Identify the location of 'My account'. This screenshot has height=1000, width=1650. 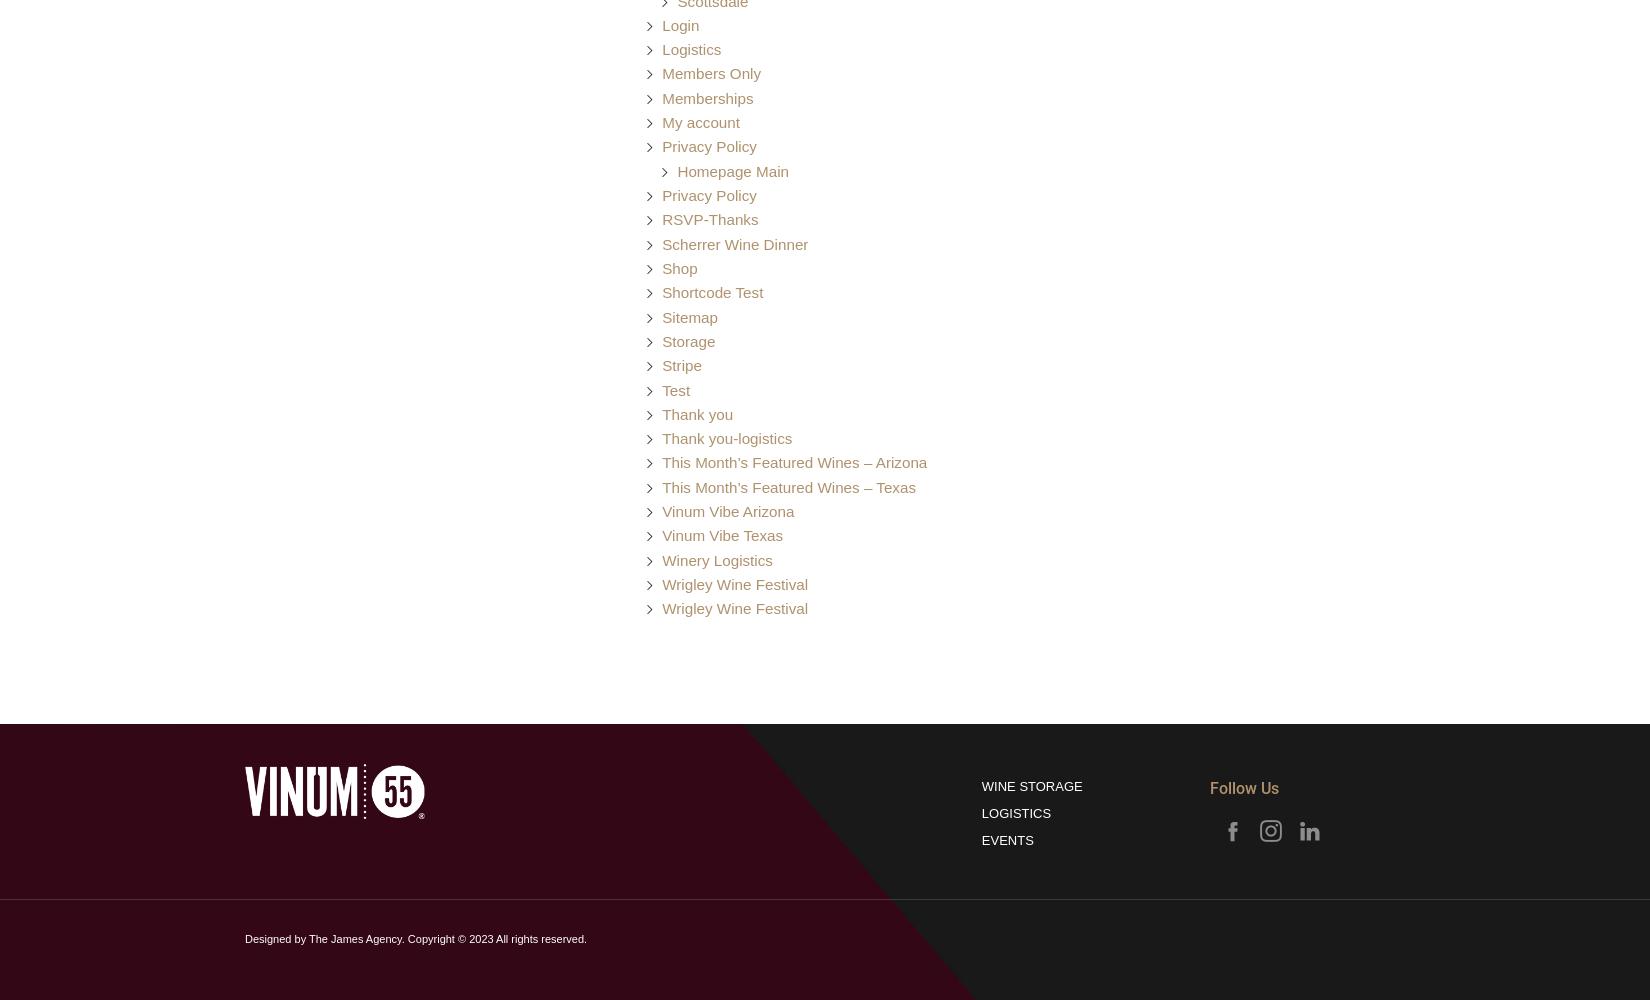
(699, 121).